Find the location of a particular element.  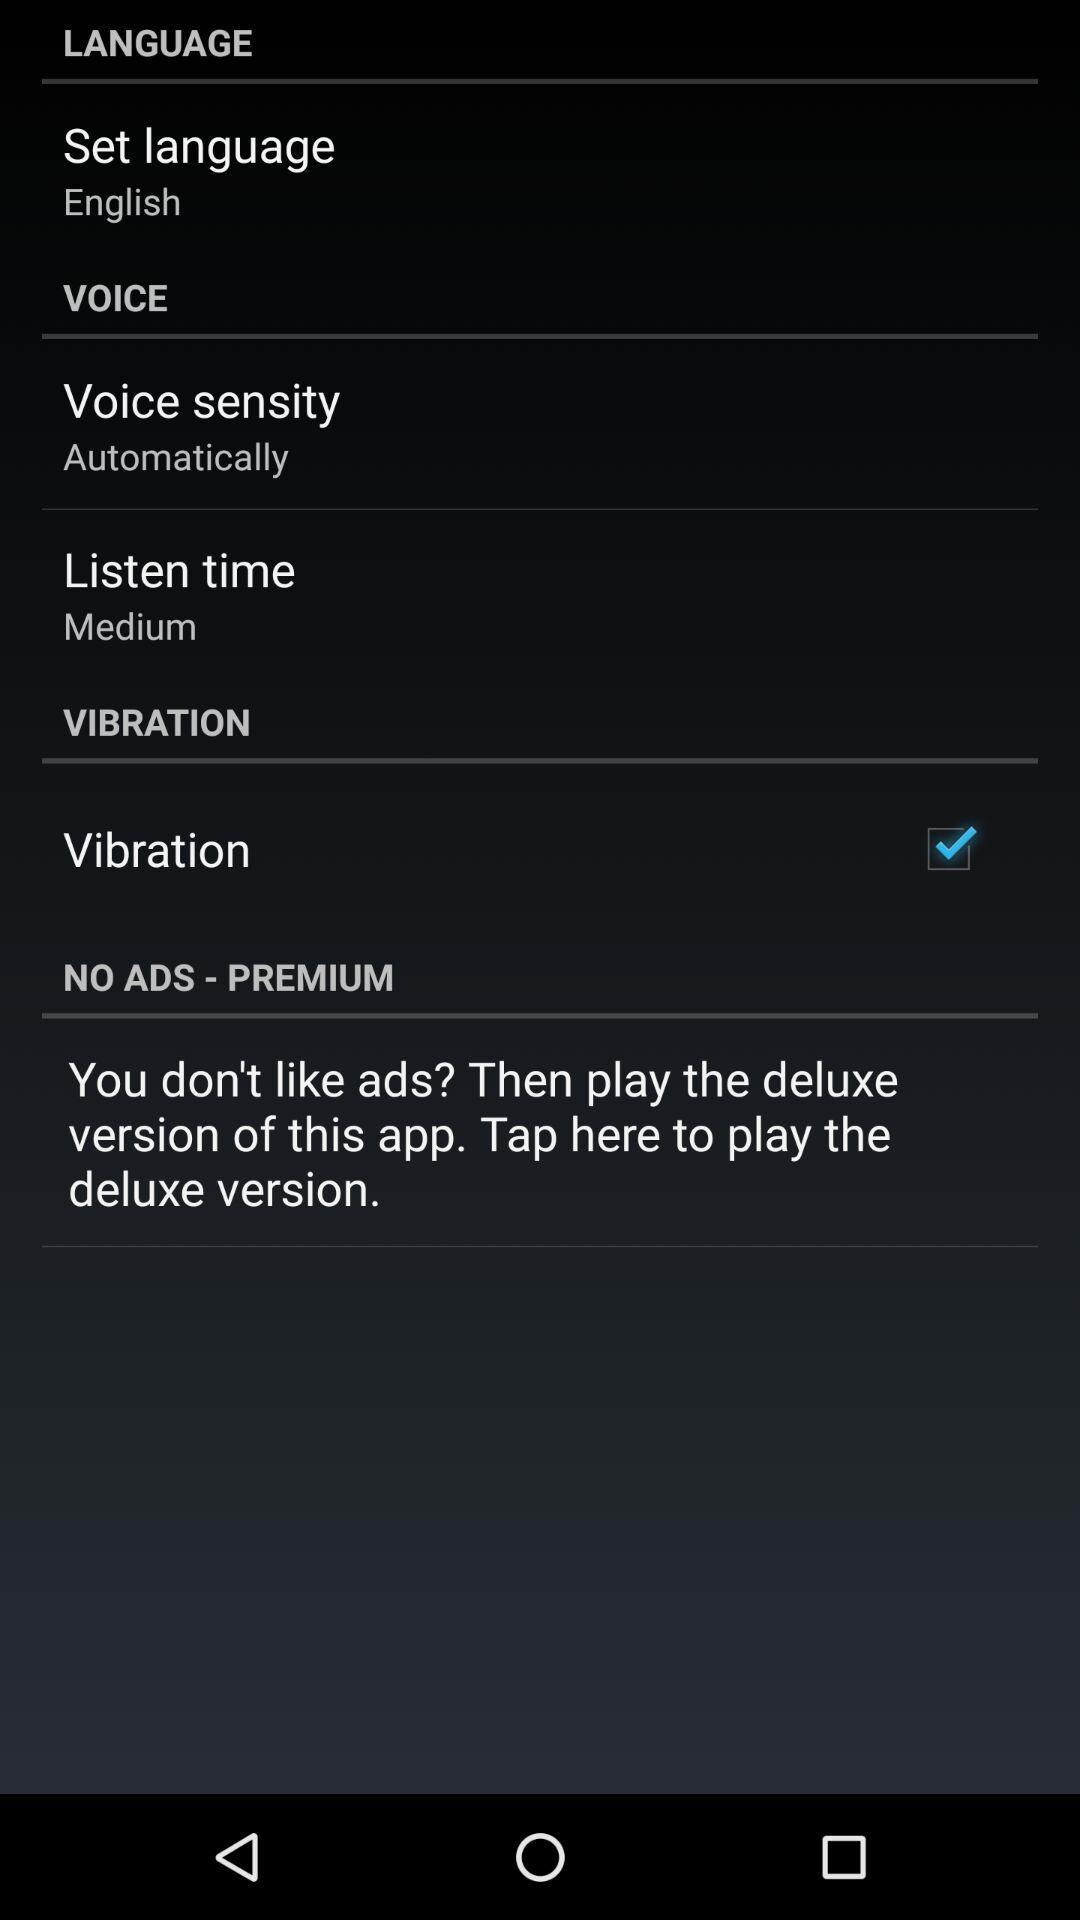

the automatically app is located at coordinates (174, 455).